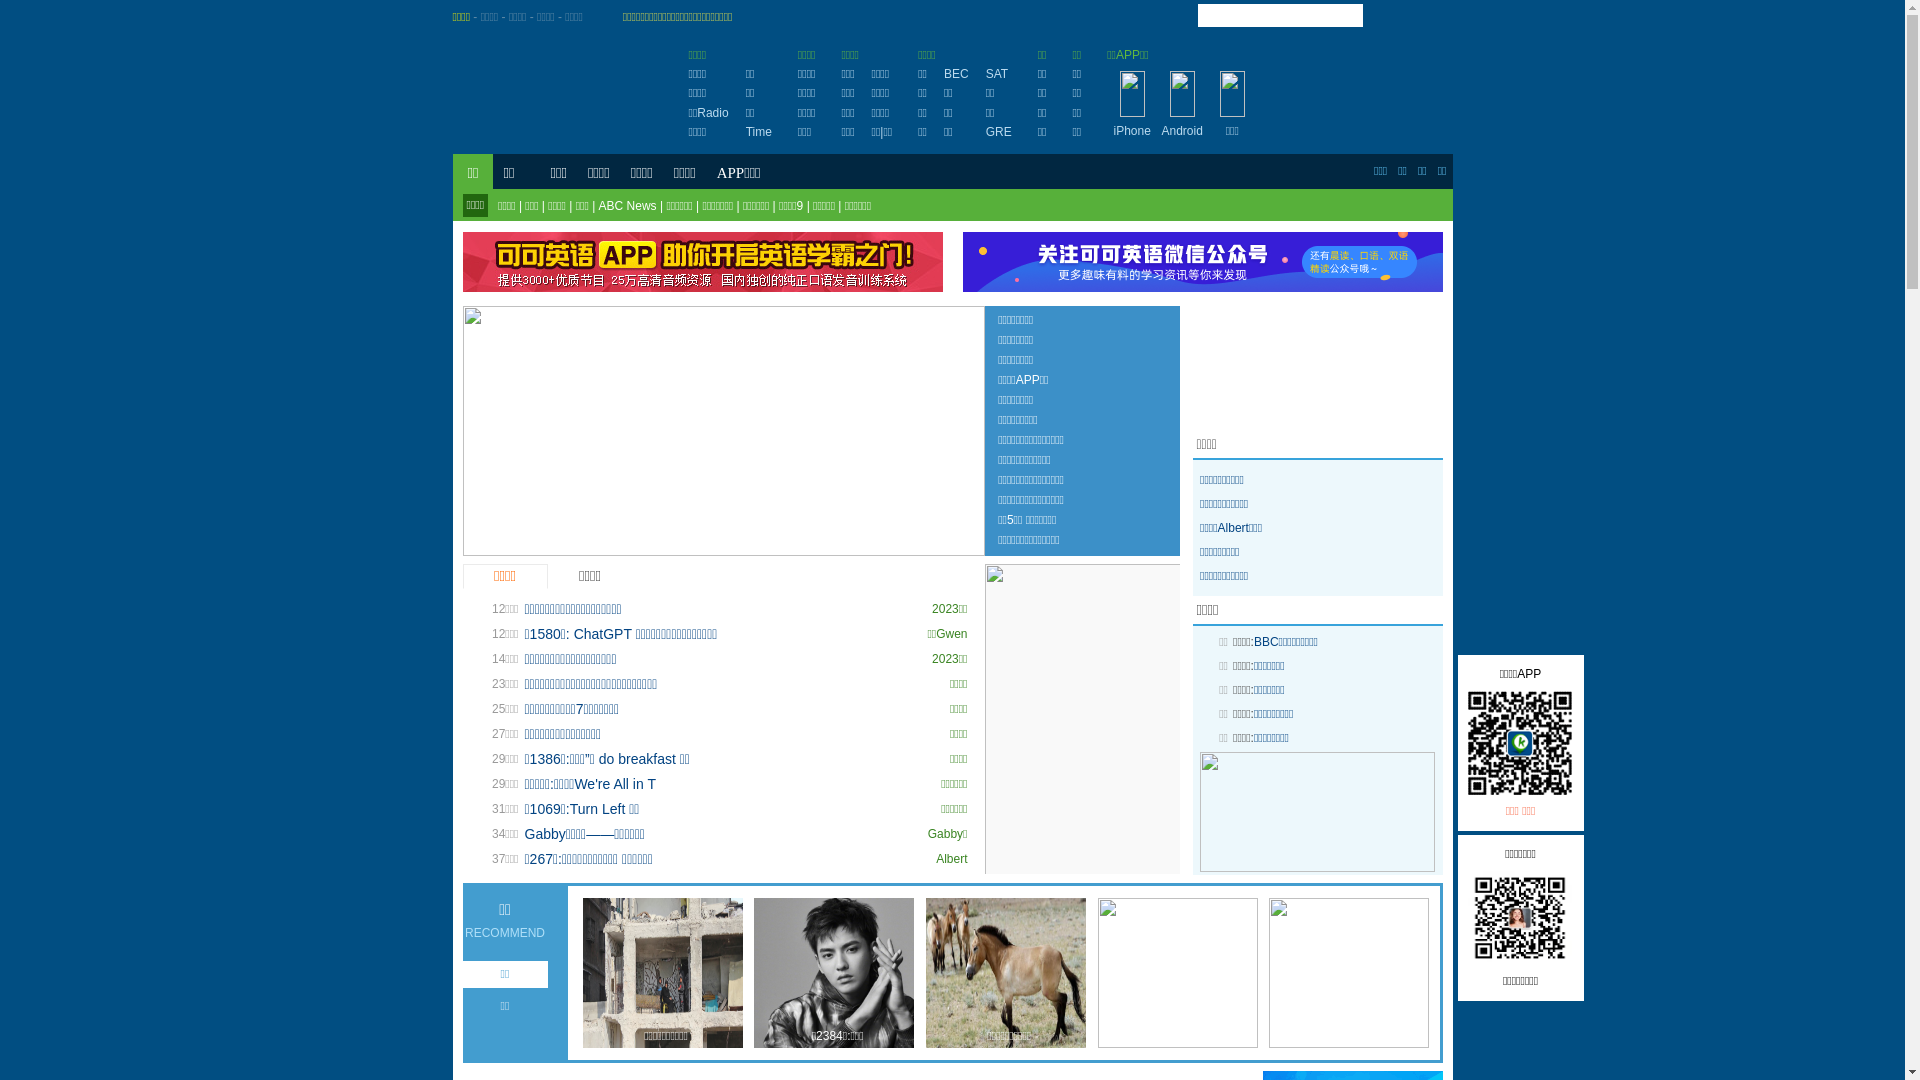 This screenshot has height=1080, width=1920. Describe the element at coordinates (757, 131) in the screenshot. I see `'Time'` at that location.